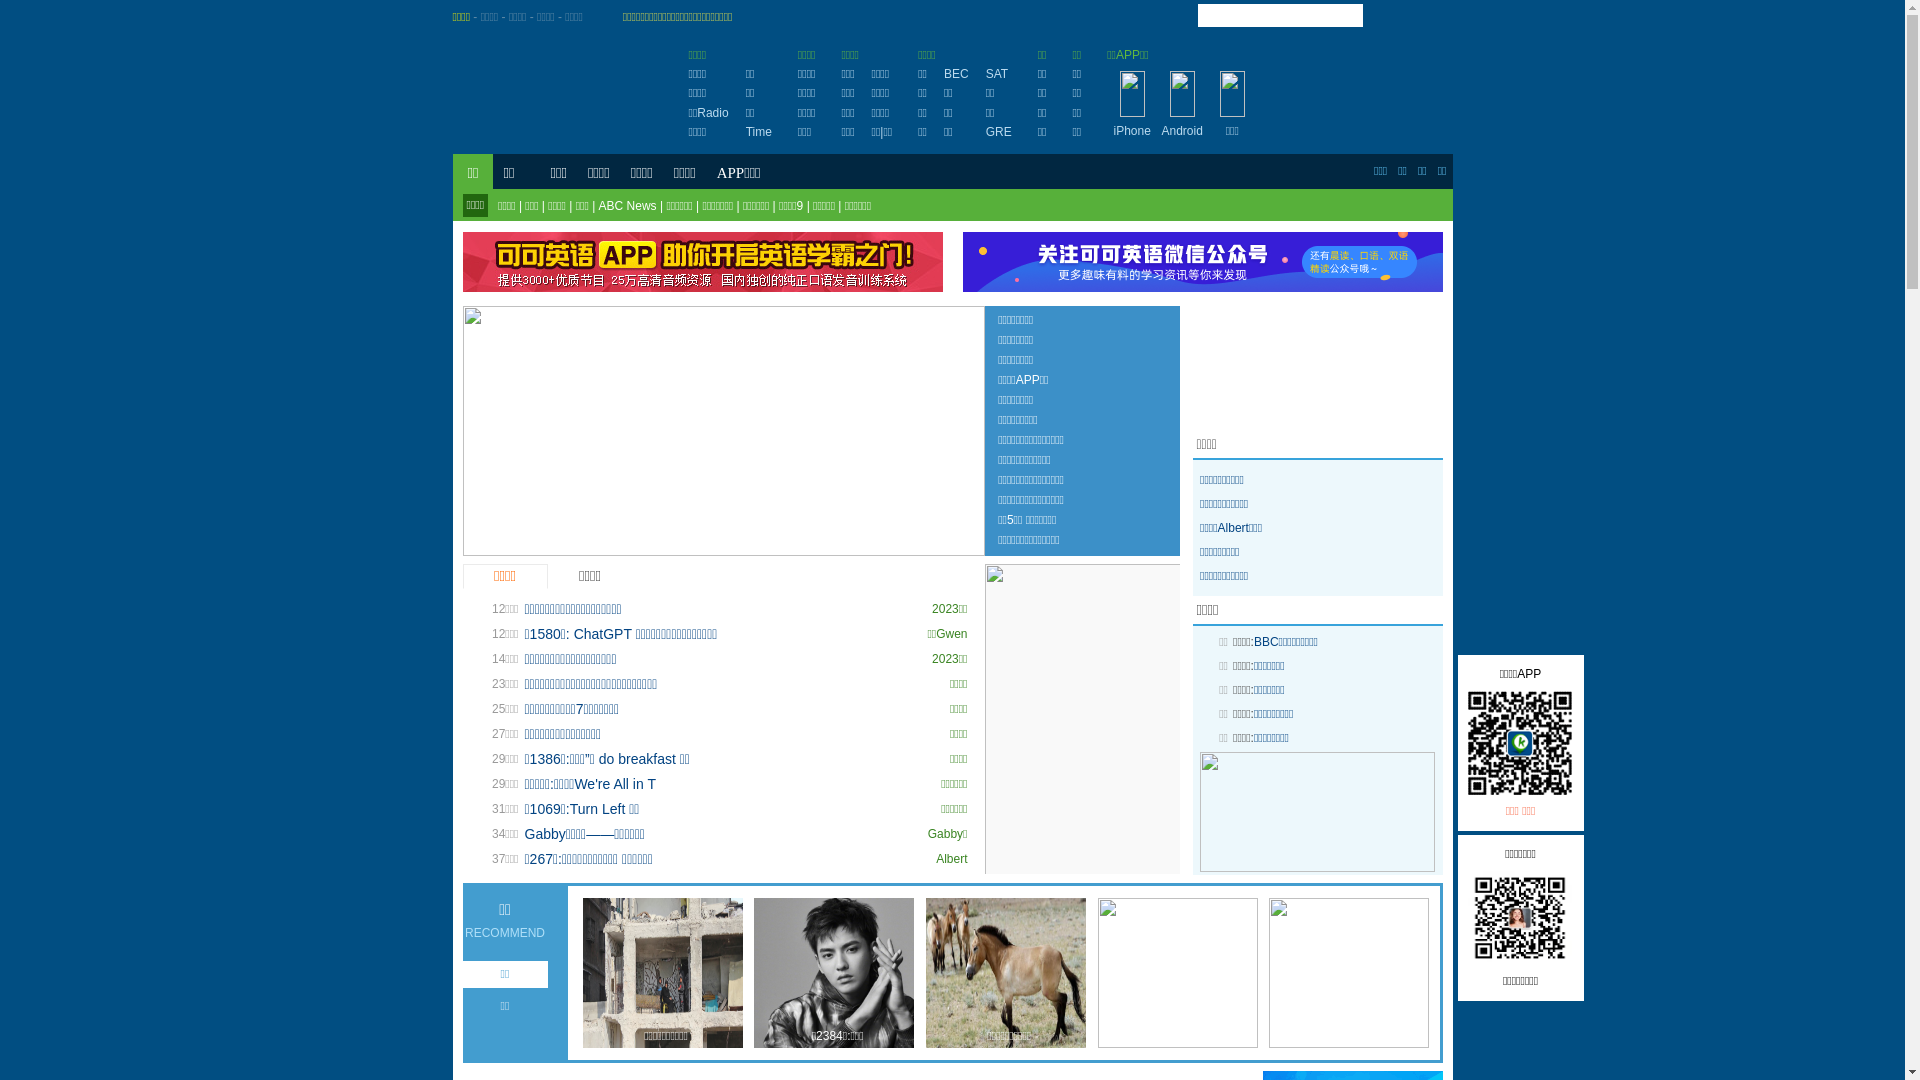 This screenshot has height=1080, width=1920. Describe the element at coordinates (757, 131) in the screenshot. I see `'Time'` at that location.